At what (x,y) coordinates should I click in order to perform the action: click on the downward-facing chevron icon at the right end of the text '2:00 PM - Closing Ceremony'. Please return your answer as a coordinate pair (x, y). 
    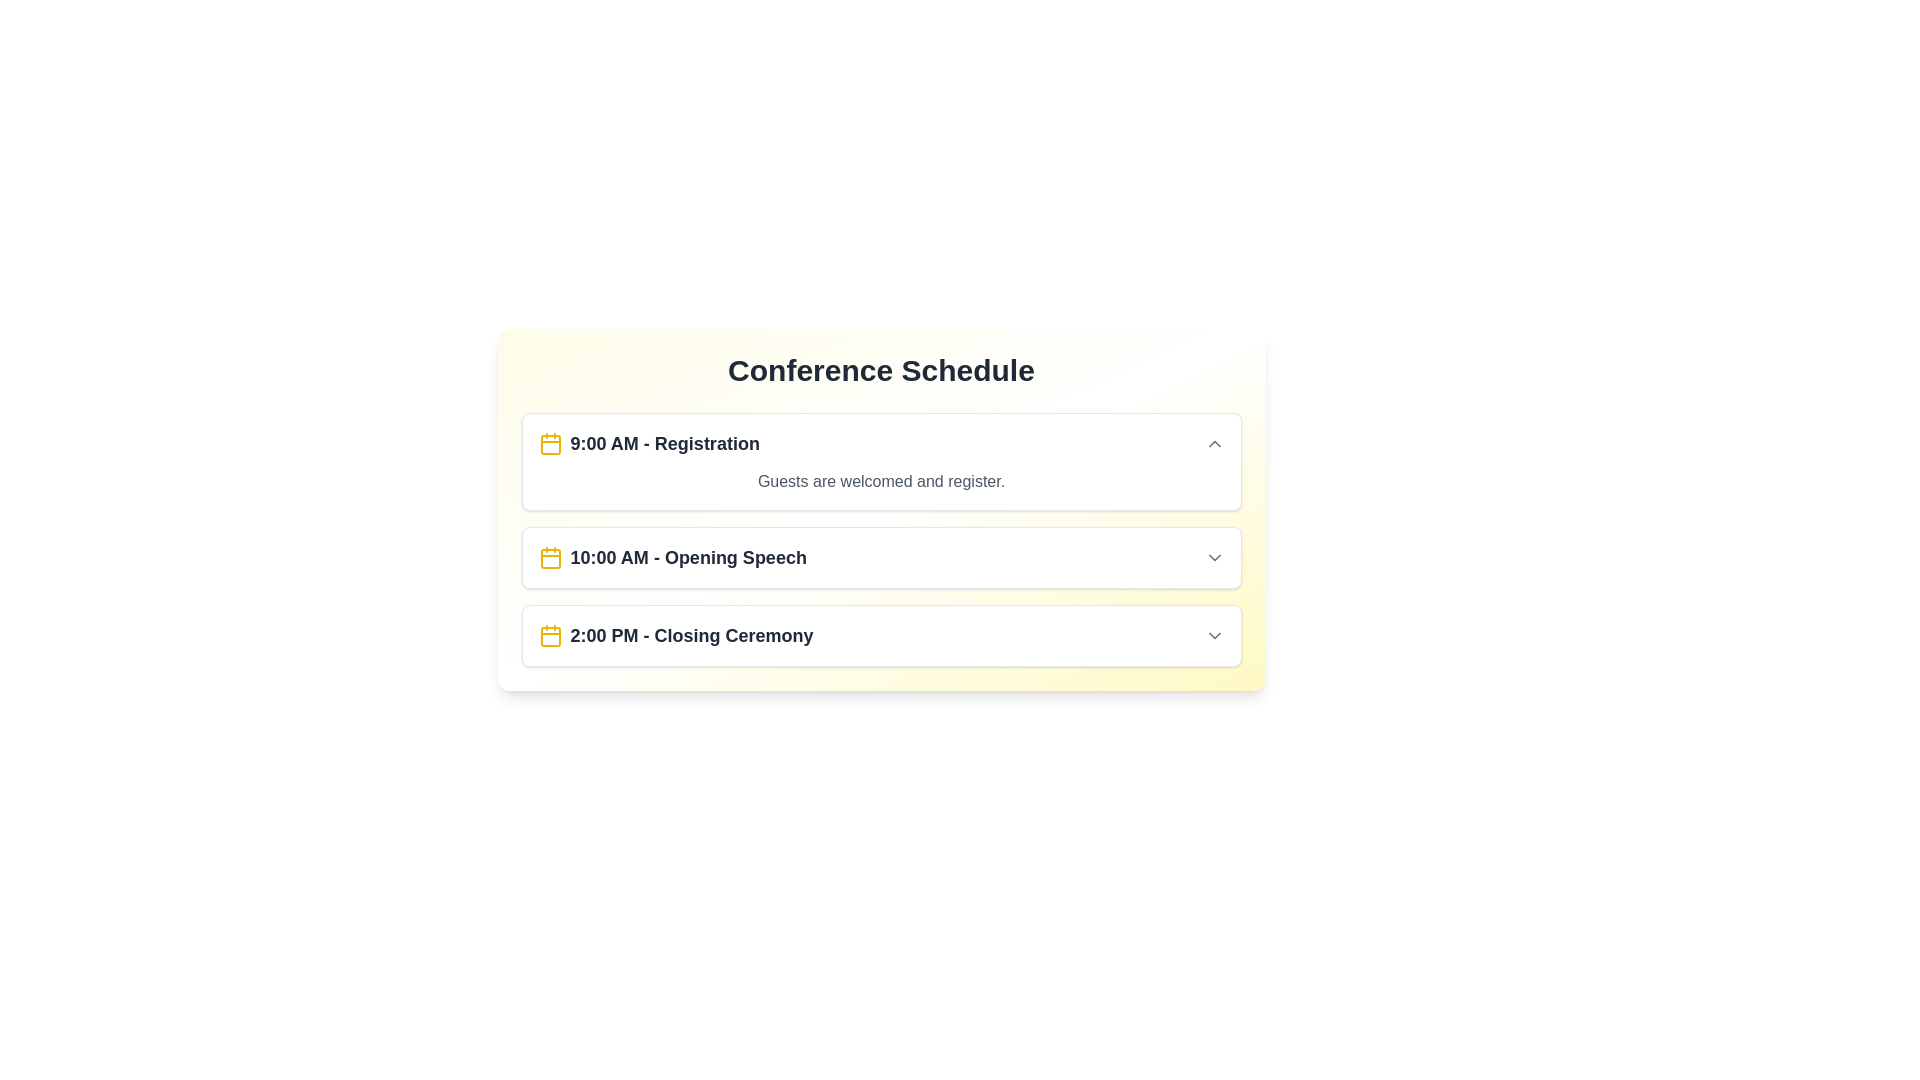
    Looking at the image, I should click on (1213, 636).